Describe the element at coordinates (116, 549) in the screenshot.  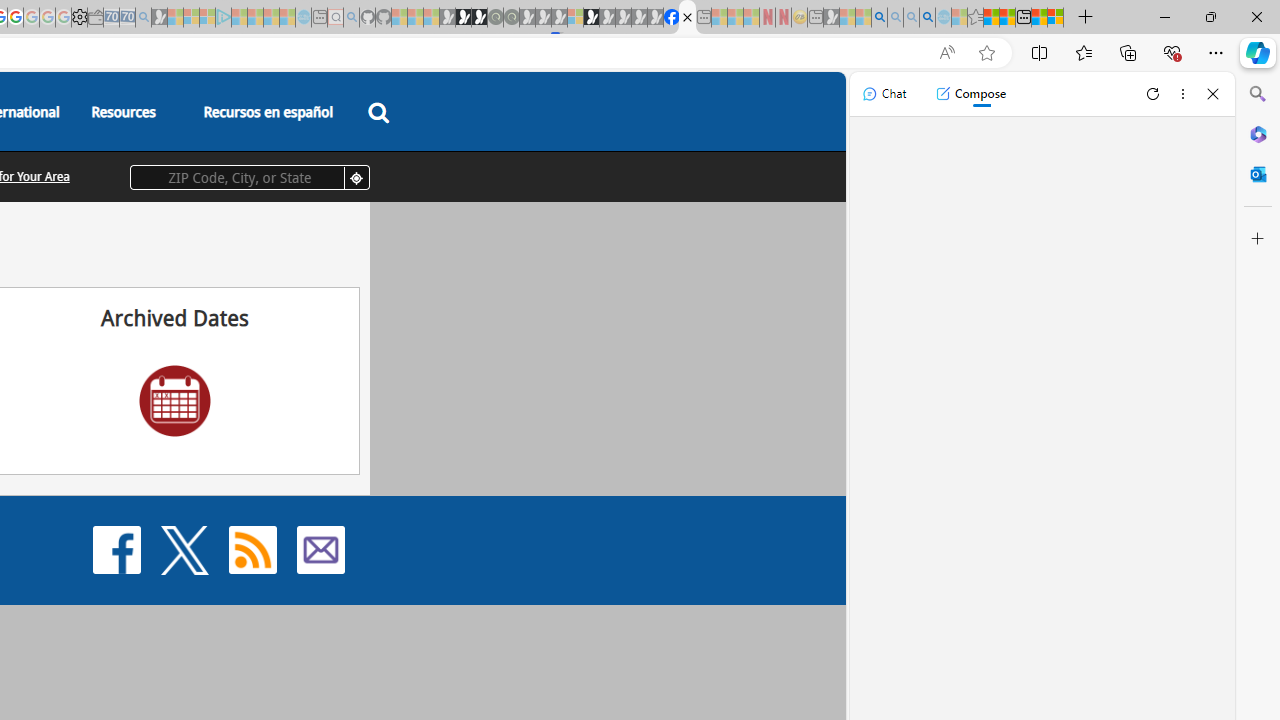
I see `'Facebook'` at that location.